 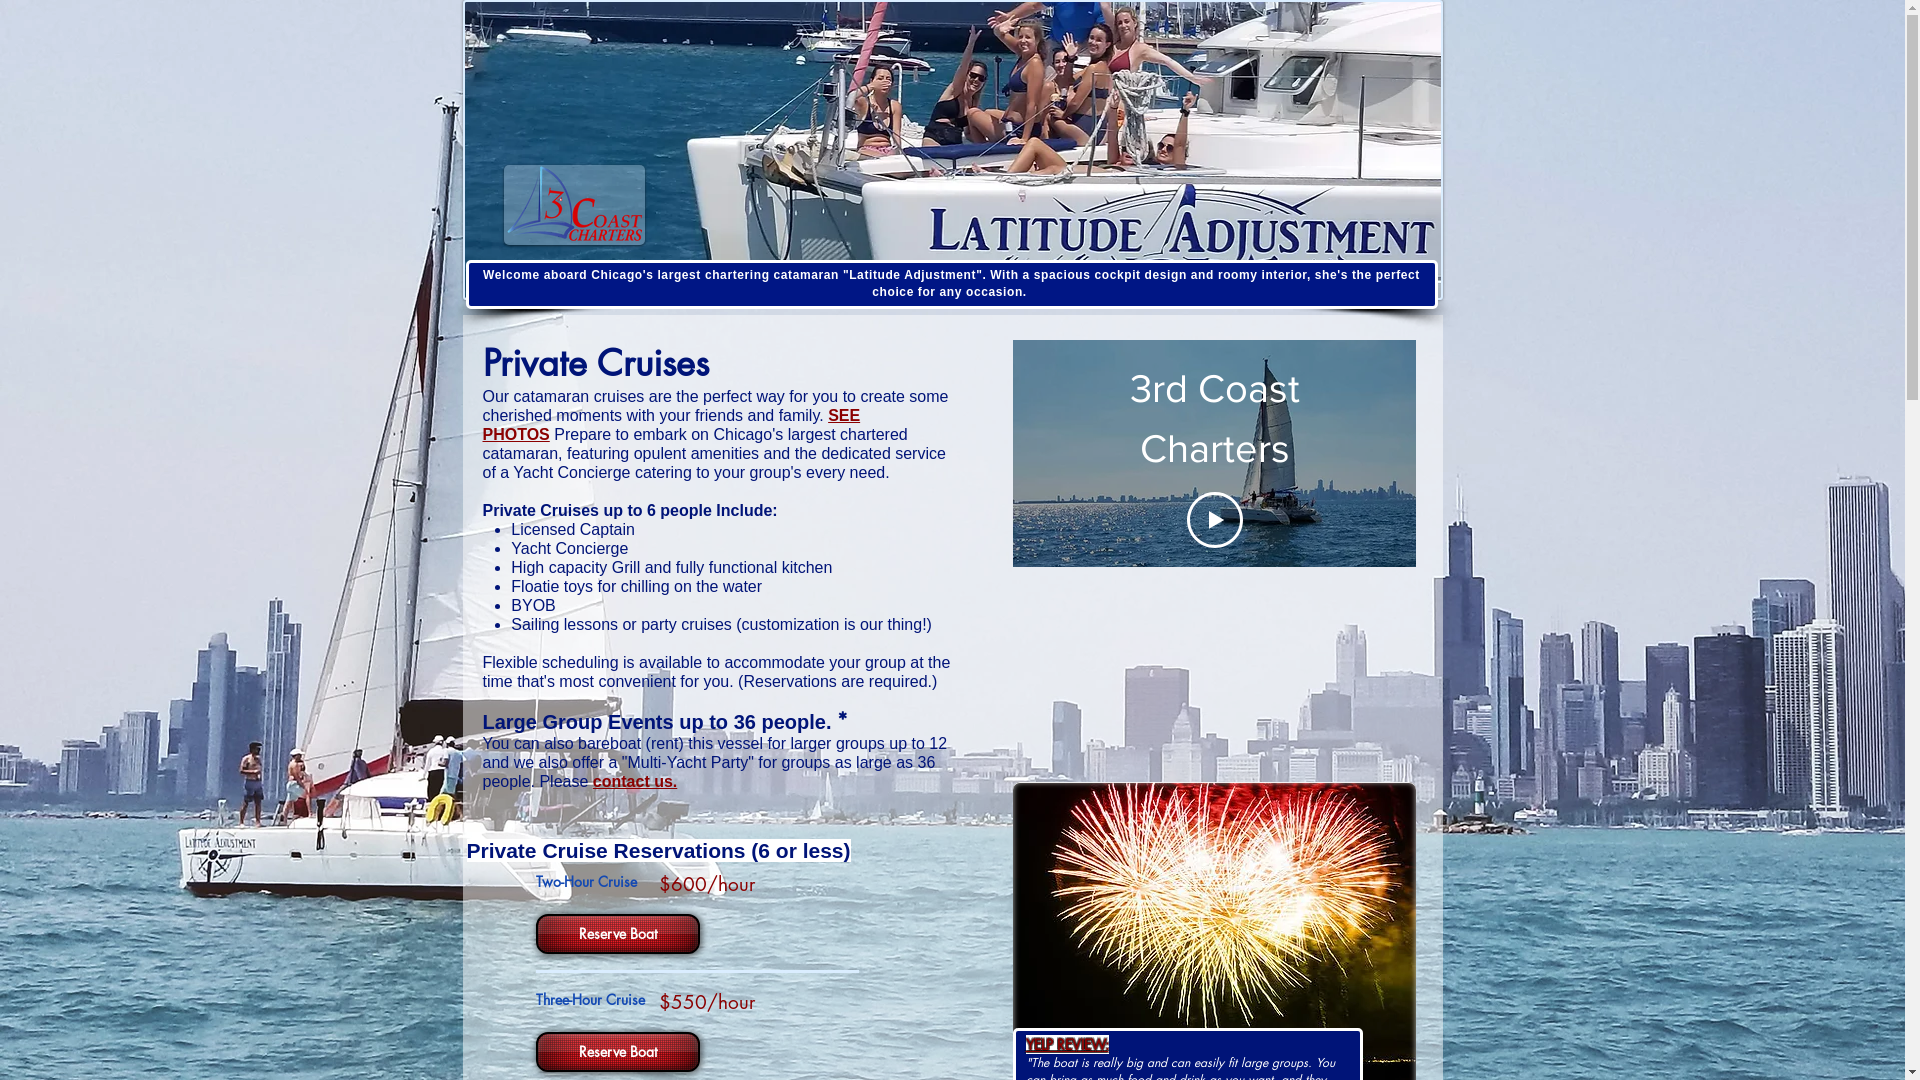 I want to click on 'logo transparent.png', so click(x=504, y=204).